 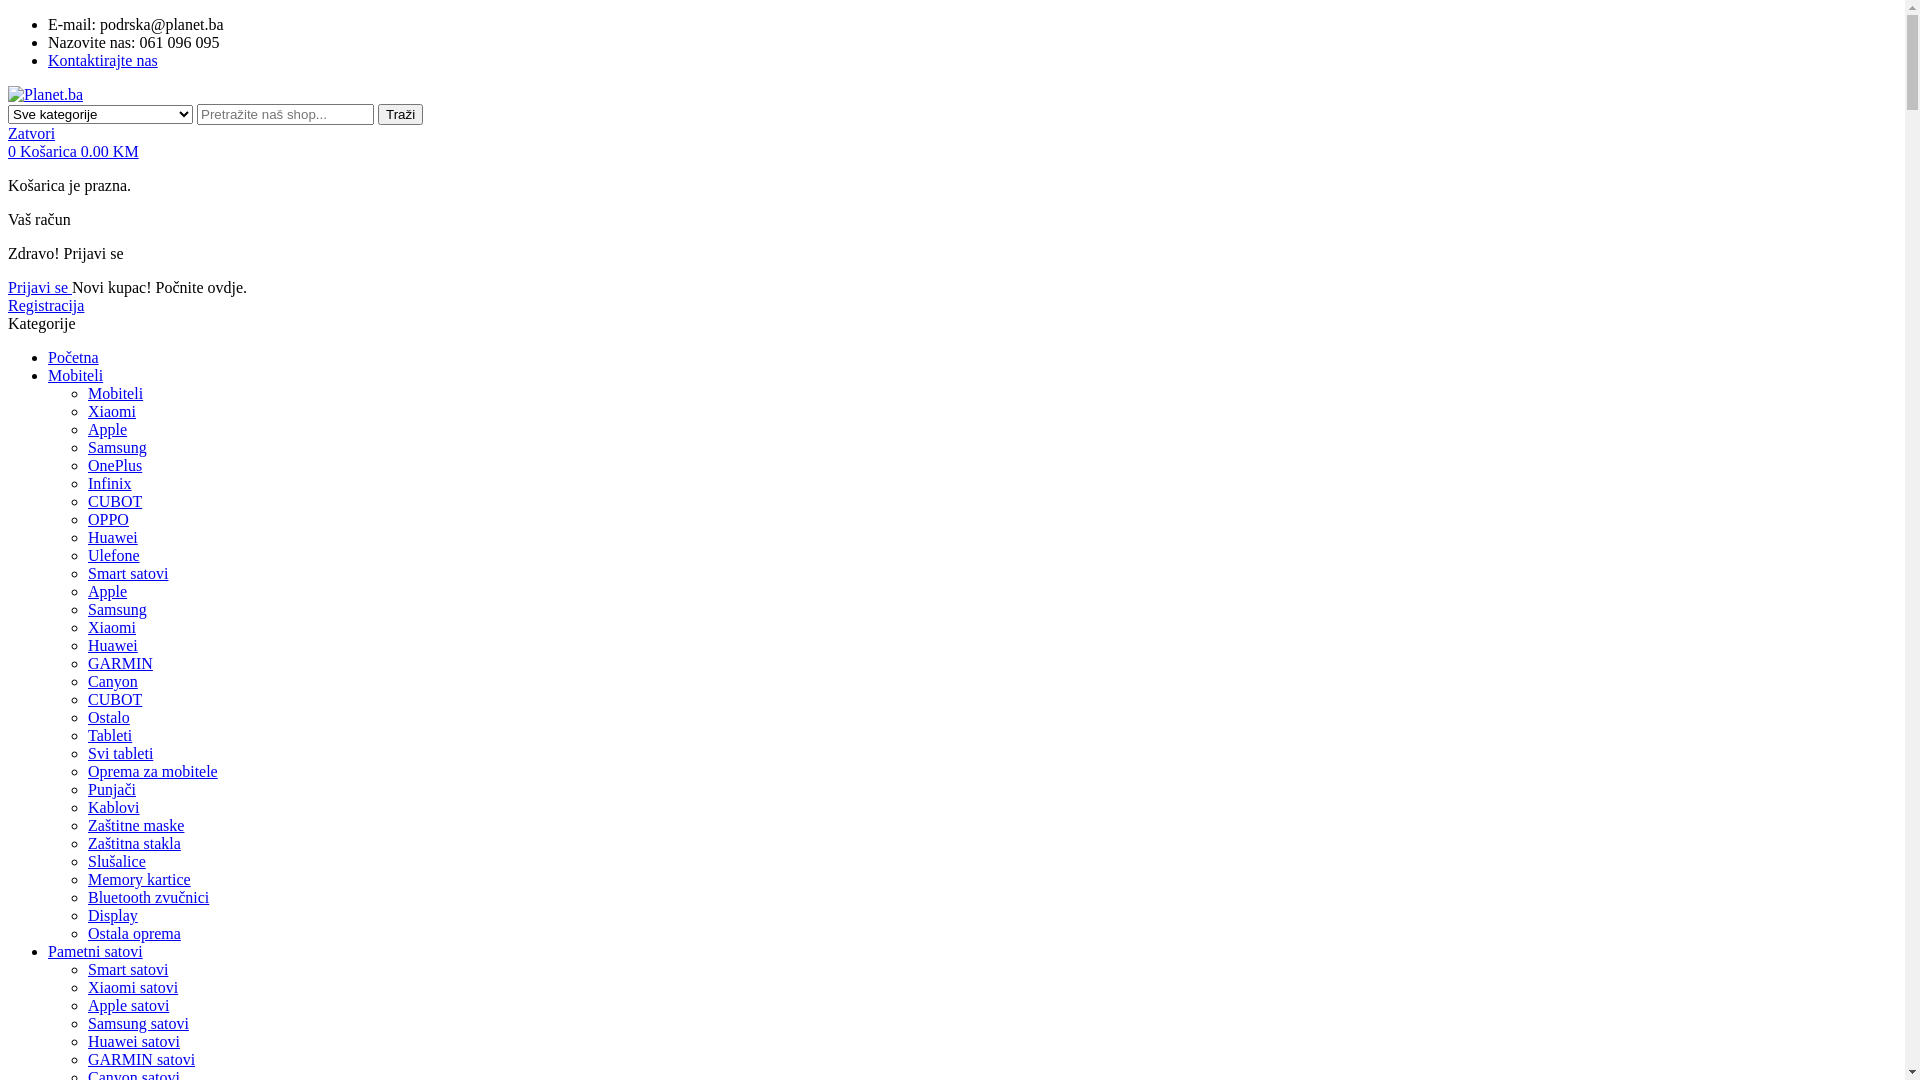 I want to click on 'Infinix', so click(x=86, y=483).